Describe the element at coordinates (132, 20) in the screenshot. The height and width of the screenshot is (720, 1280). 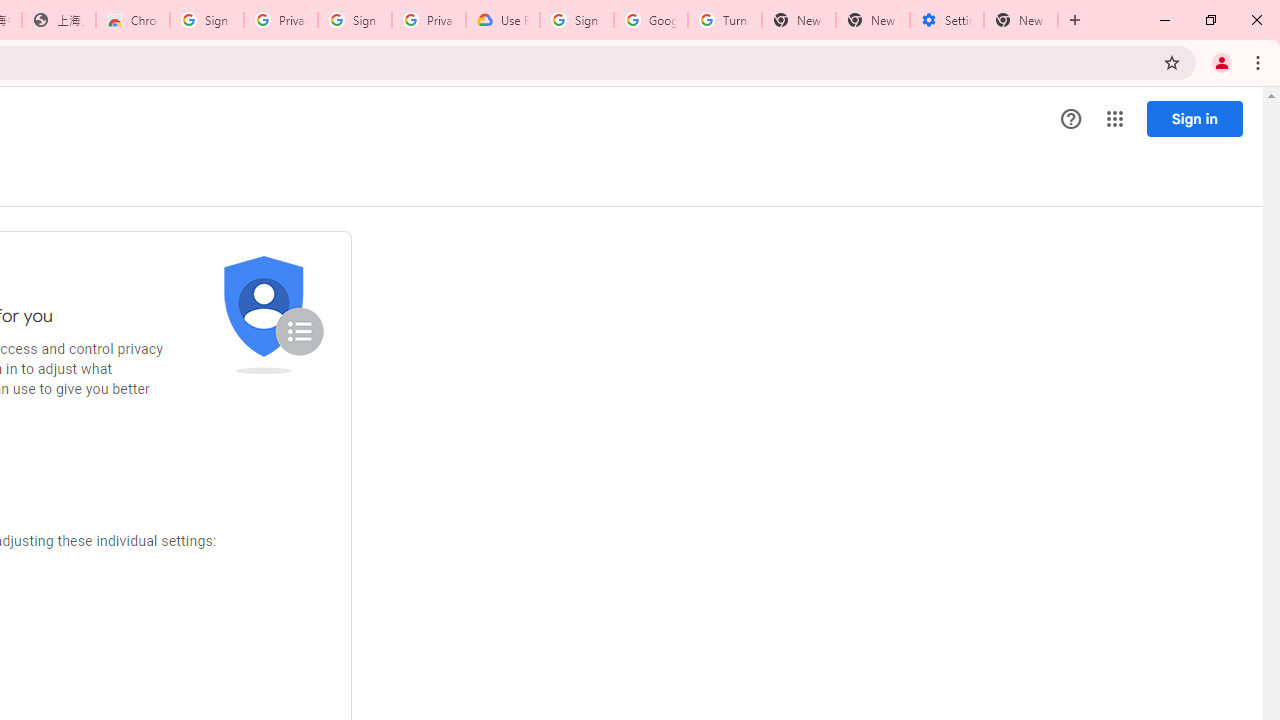
I see `'Chrome Web Store - Color themes by Chrome'` at that location.